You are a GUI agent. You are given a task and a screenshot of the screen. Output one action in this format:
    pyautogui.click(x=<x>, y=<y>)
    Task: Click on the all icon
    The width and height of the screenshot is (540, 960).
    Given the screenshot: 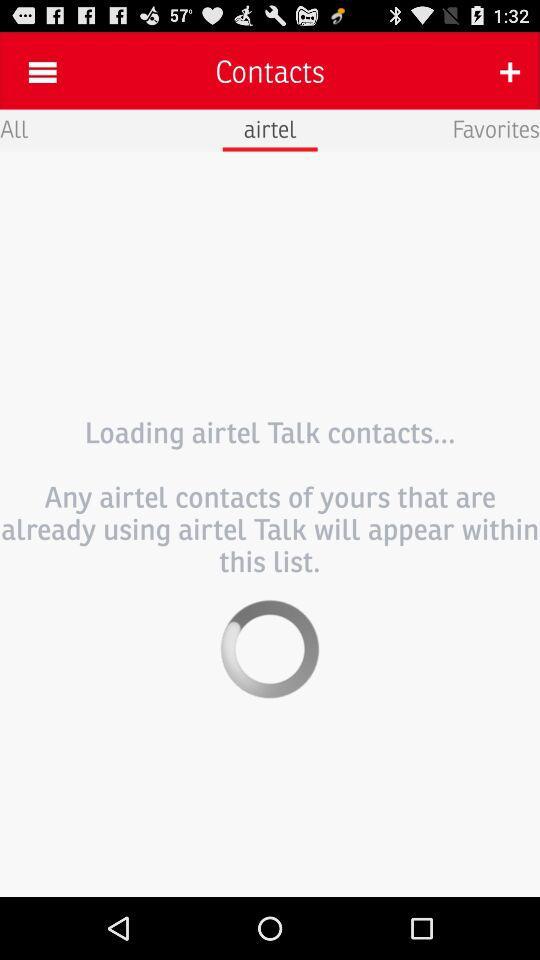 What is the action you would take?
    pyautogui.click(x=13, y=127)
    